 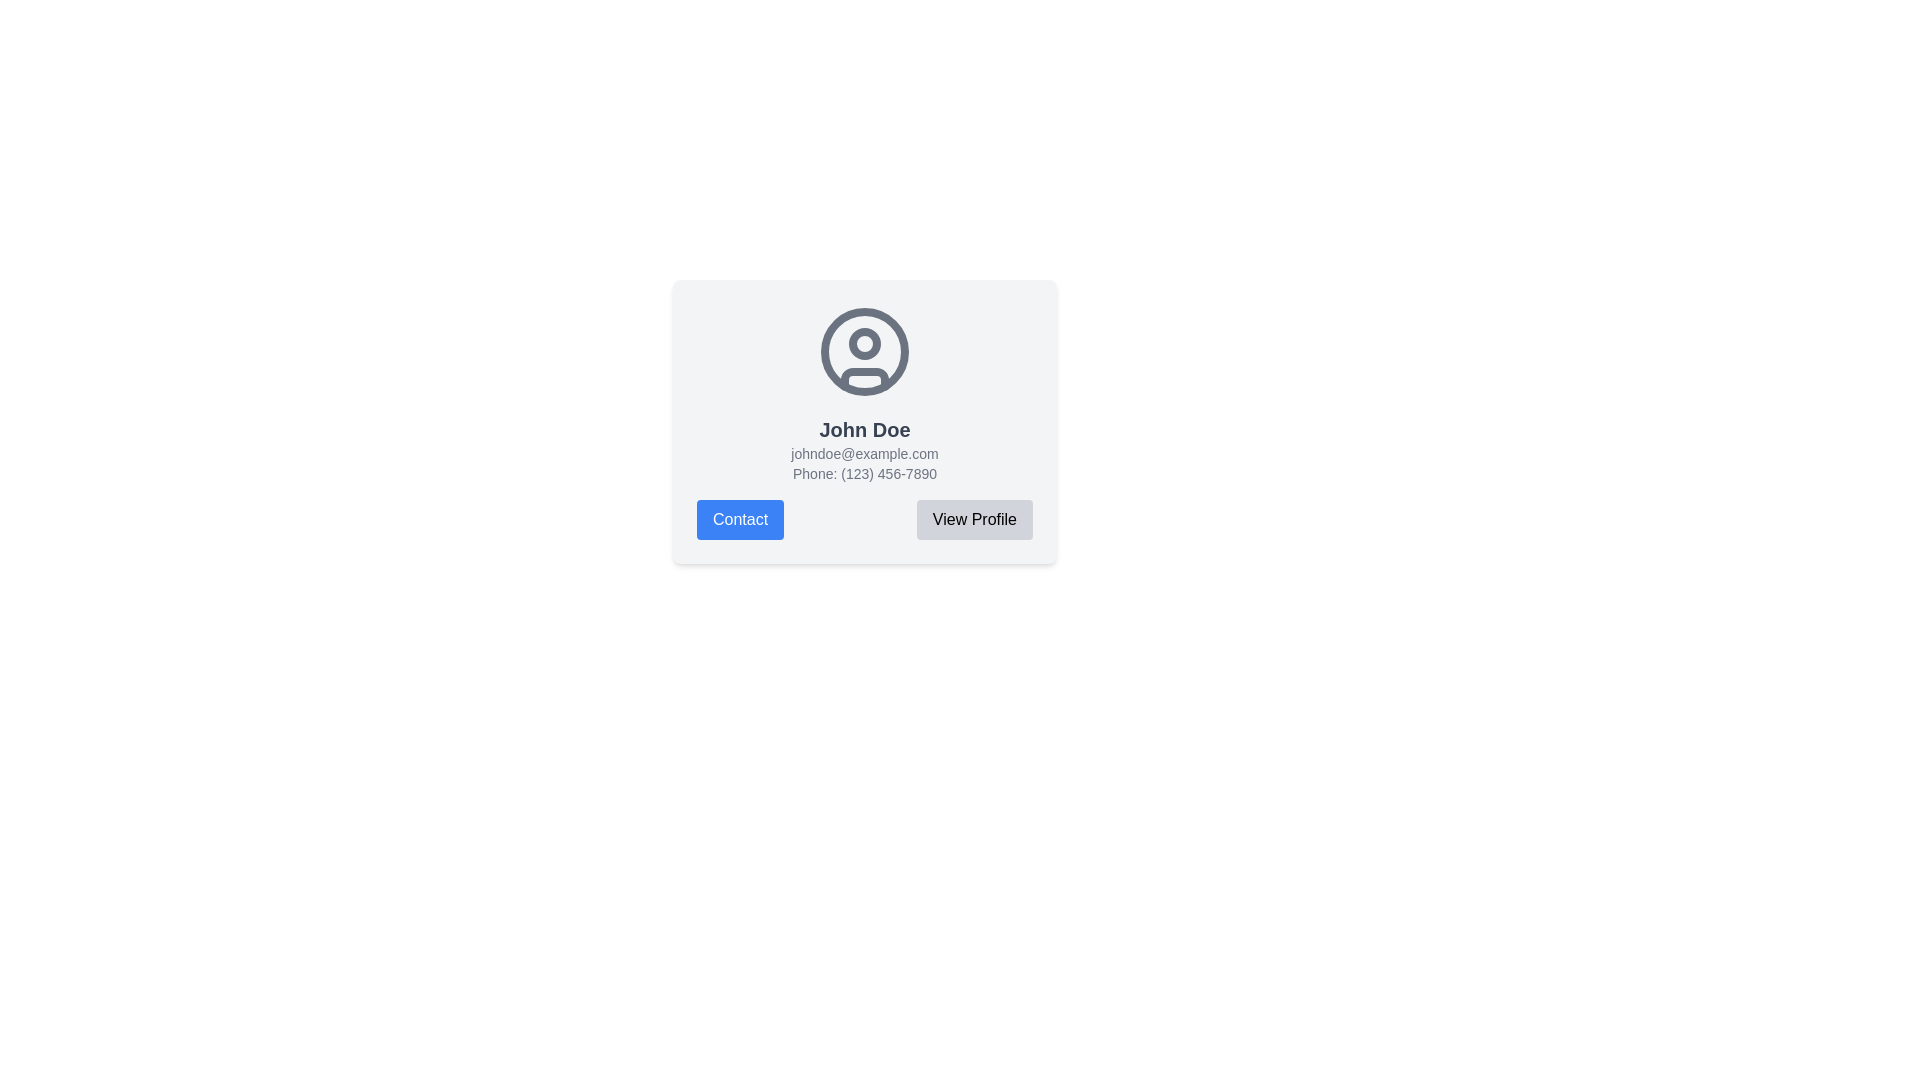 I want to click on the circular SVG element representing a user, which has a gray outline and is centered within the user icon component at the top of the profile card, so click(x=864, y=350).